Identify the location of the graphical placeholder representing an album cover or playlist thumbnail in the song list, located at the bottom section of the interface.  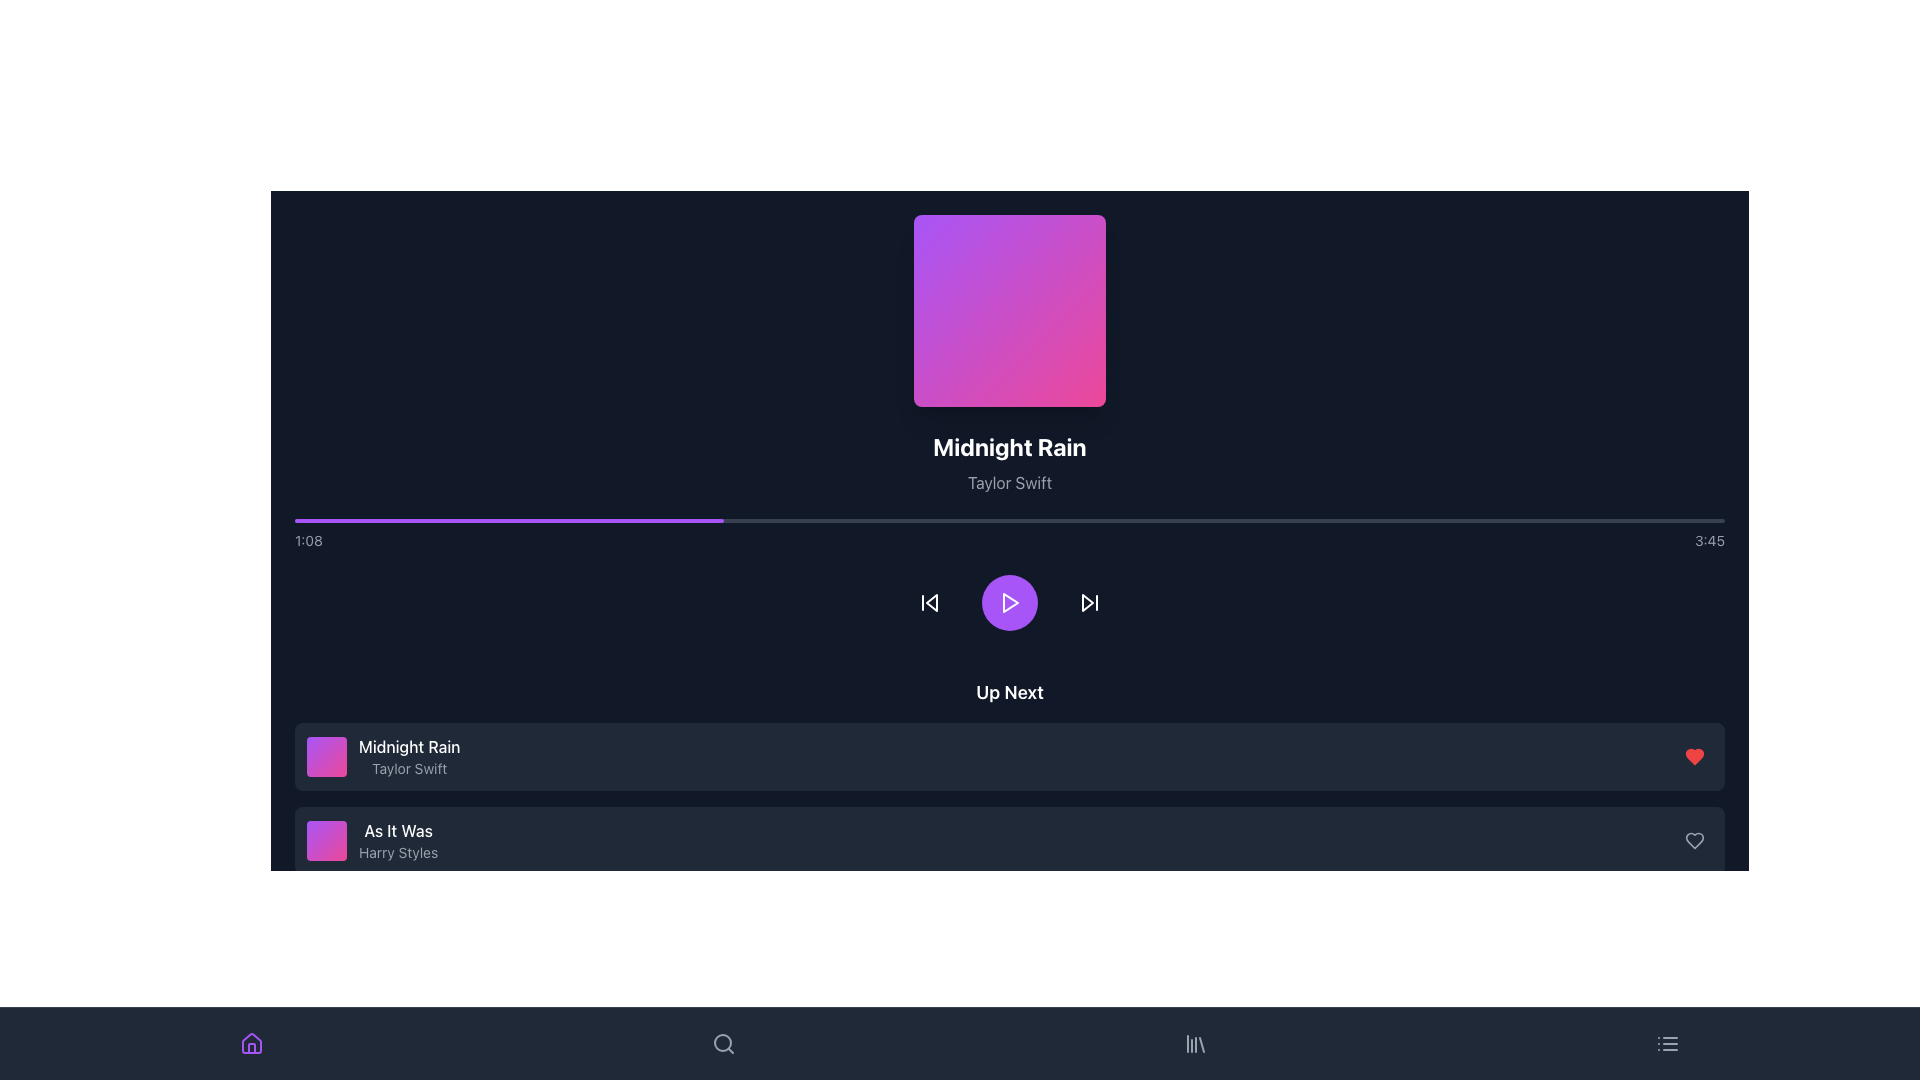
(326, 840).